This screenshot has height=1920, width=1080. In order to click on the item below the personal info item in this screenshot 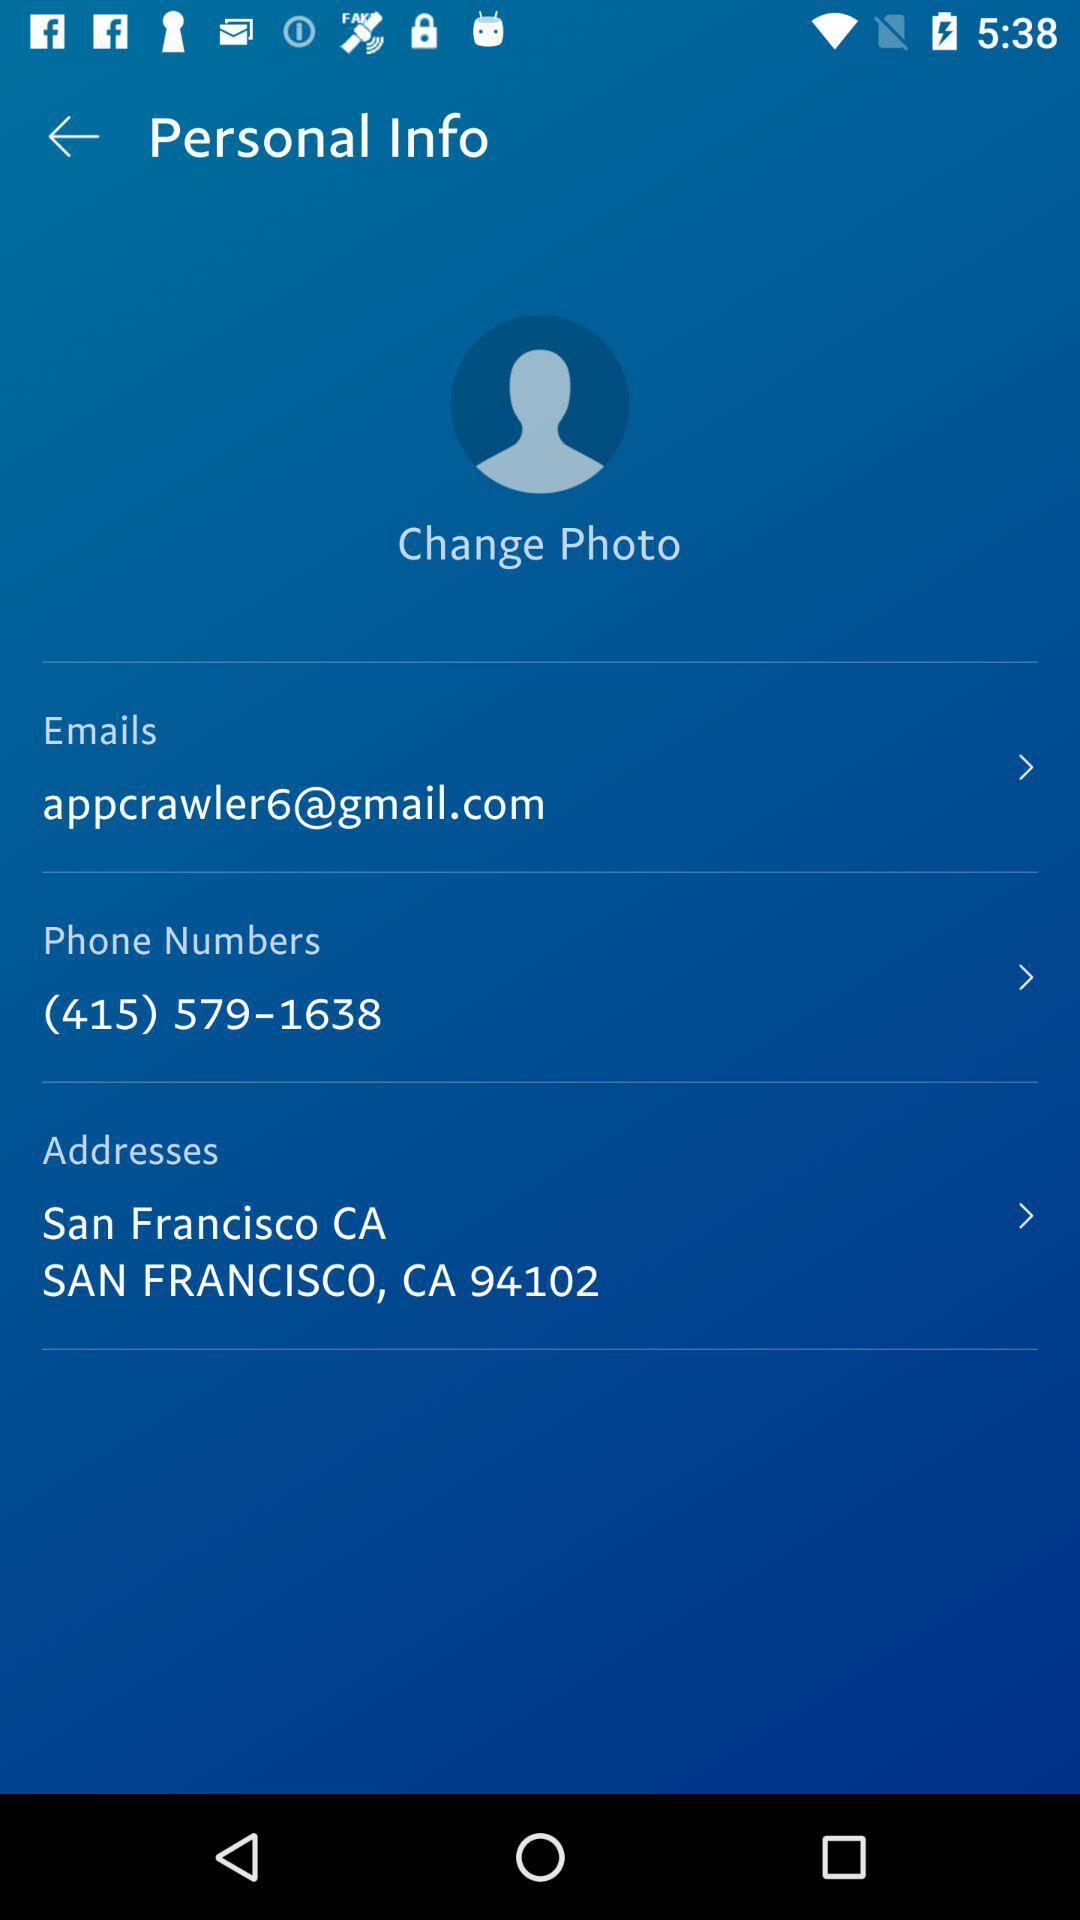, I will do `click(540, 403)`.